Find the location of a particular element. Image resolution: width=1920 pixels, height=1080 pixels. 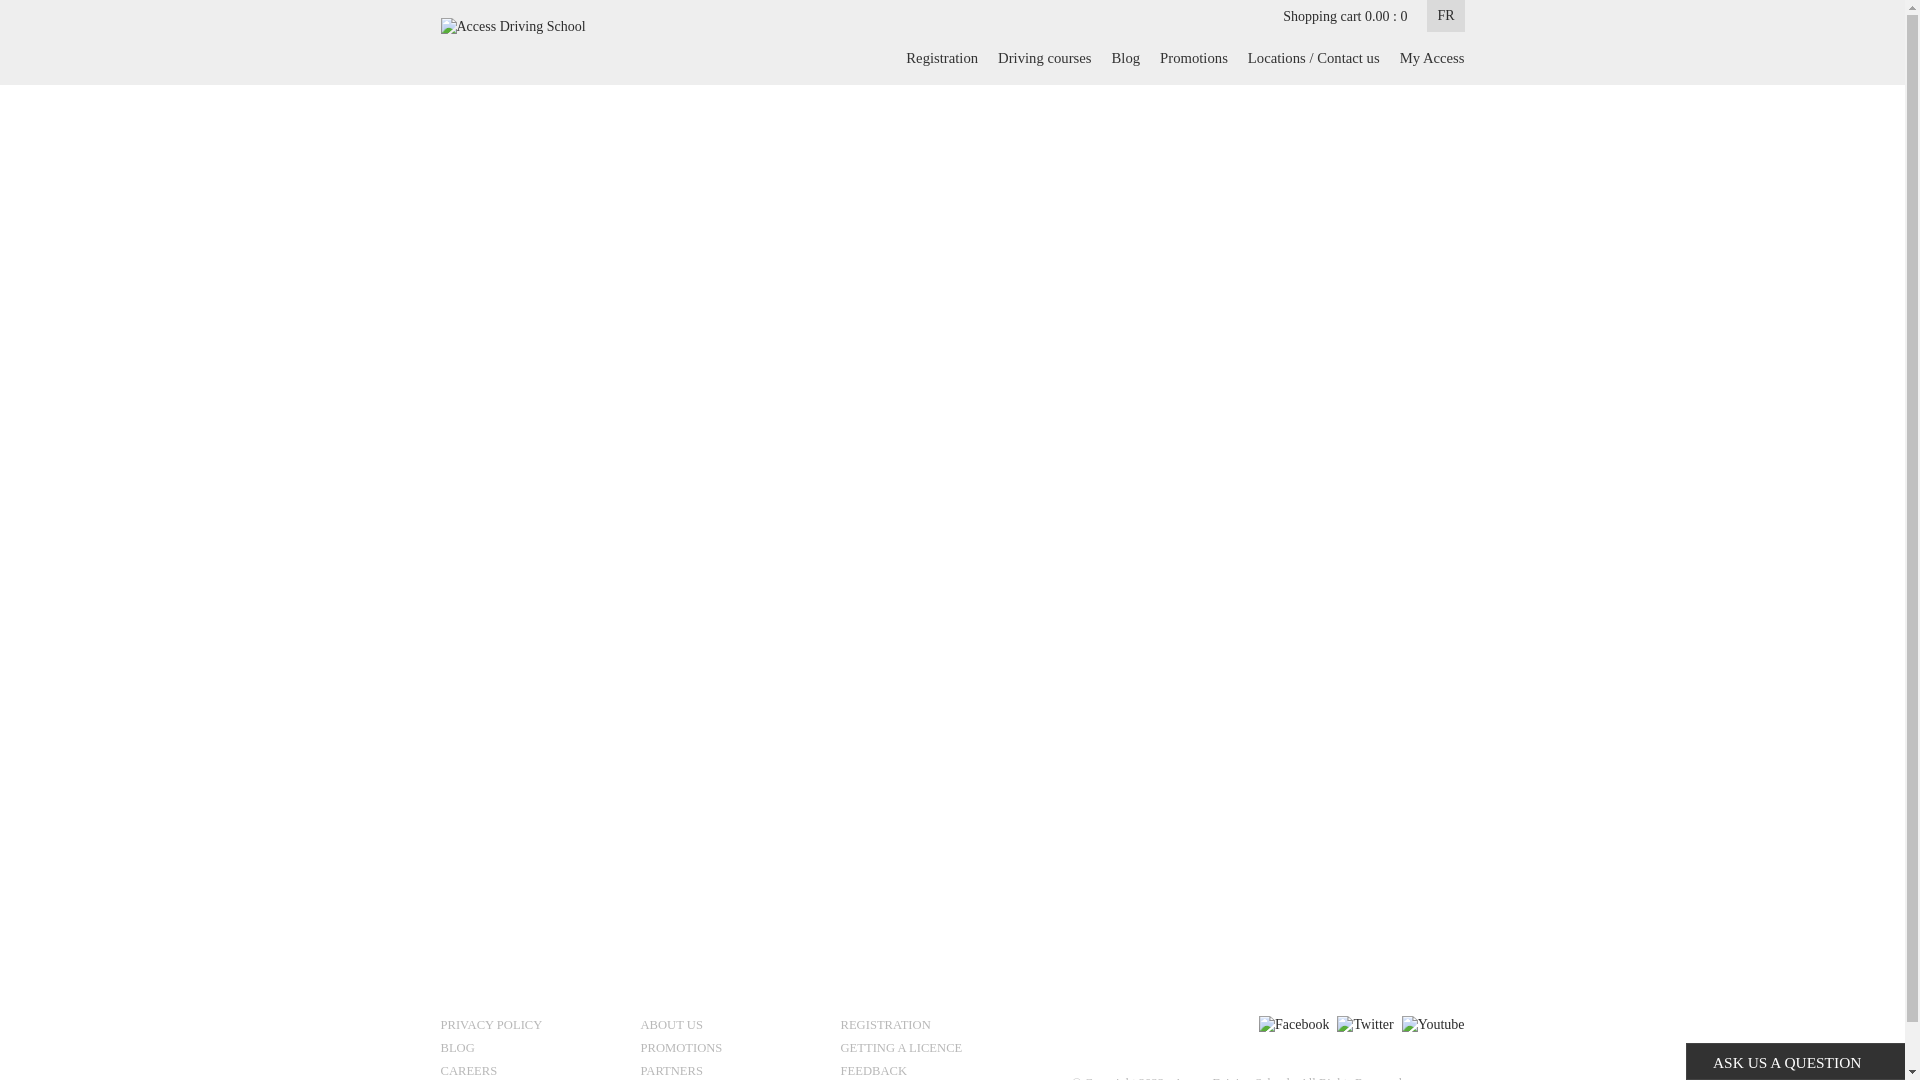

'Ste-Anne De Bellevue' is located at coordinates (710, 294).